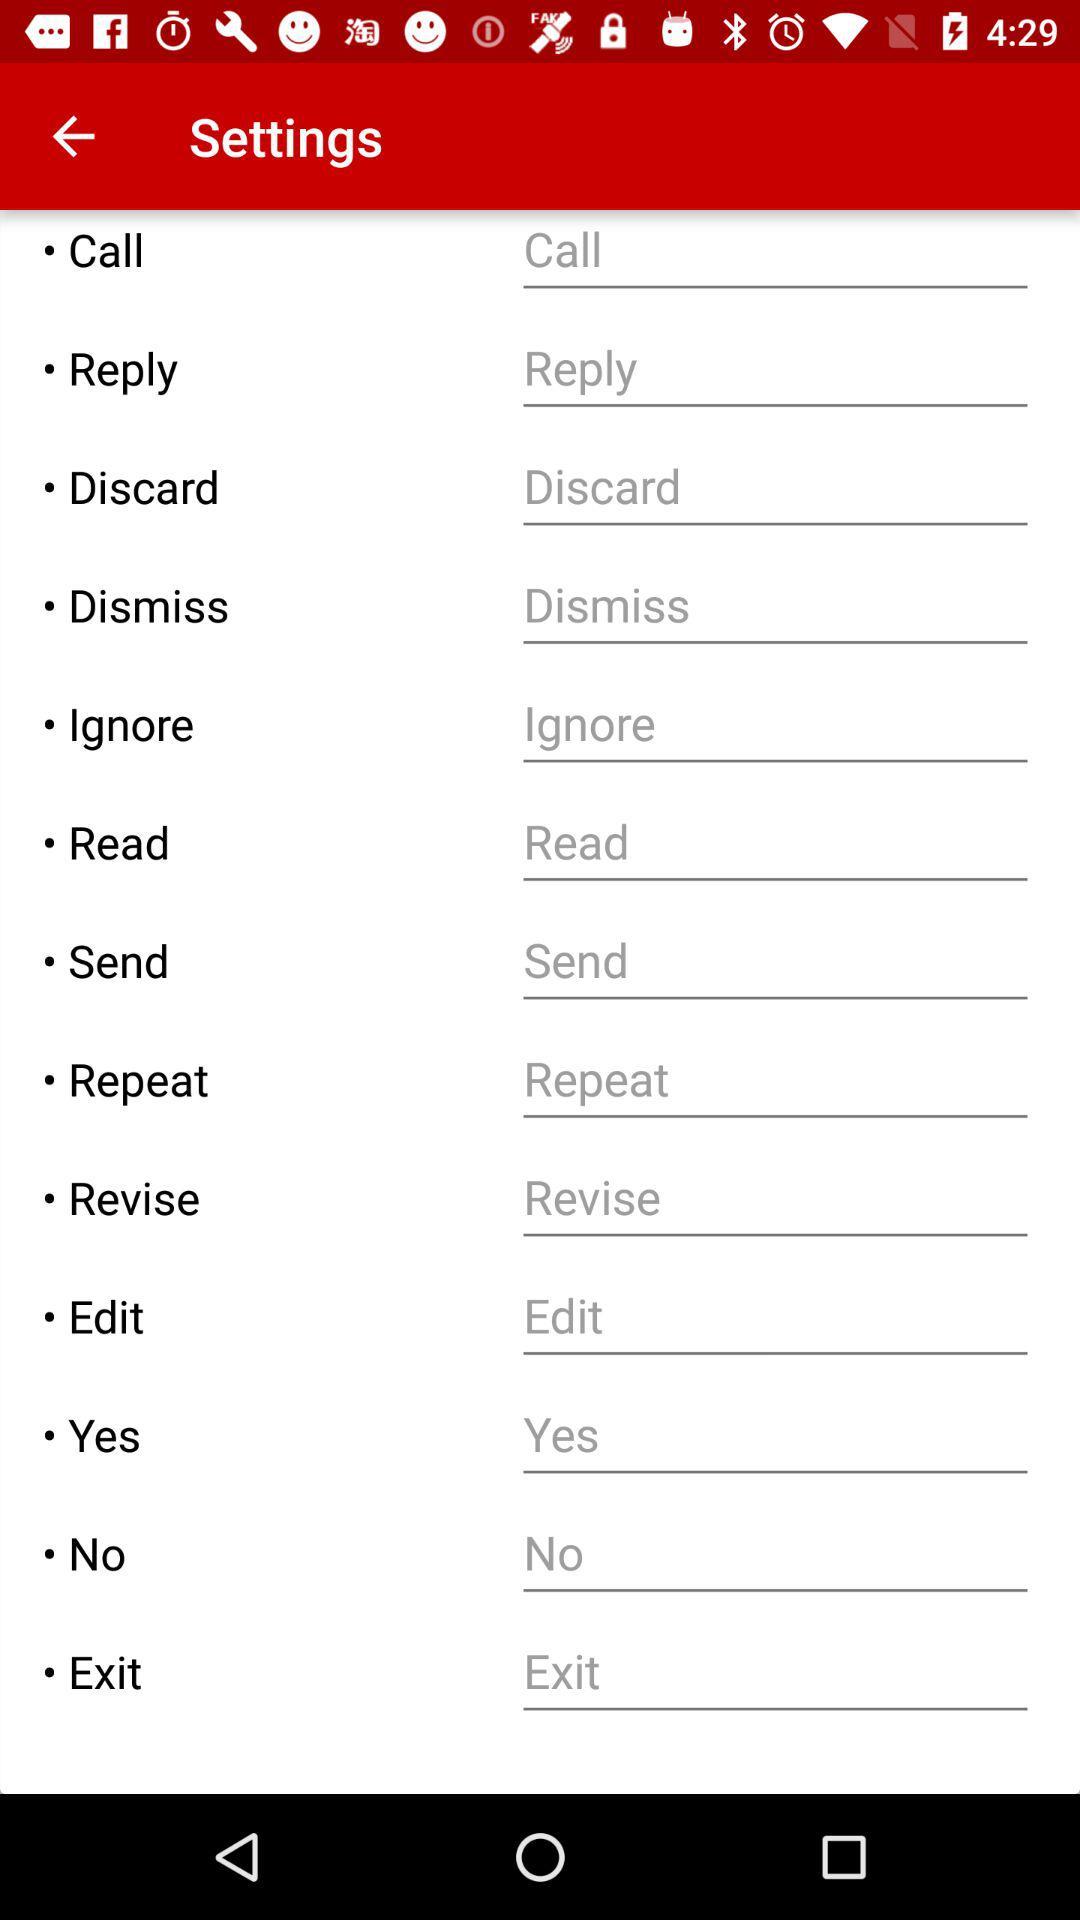  Describe the element at coordinates (72, 135) in the screenshot. I see `the icon next to the settings item` at that location.